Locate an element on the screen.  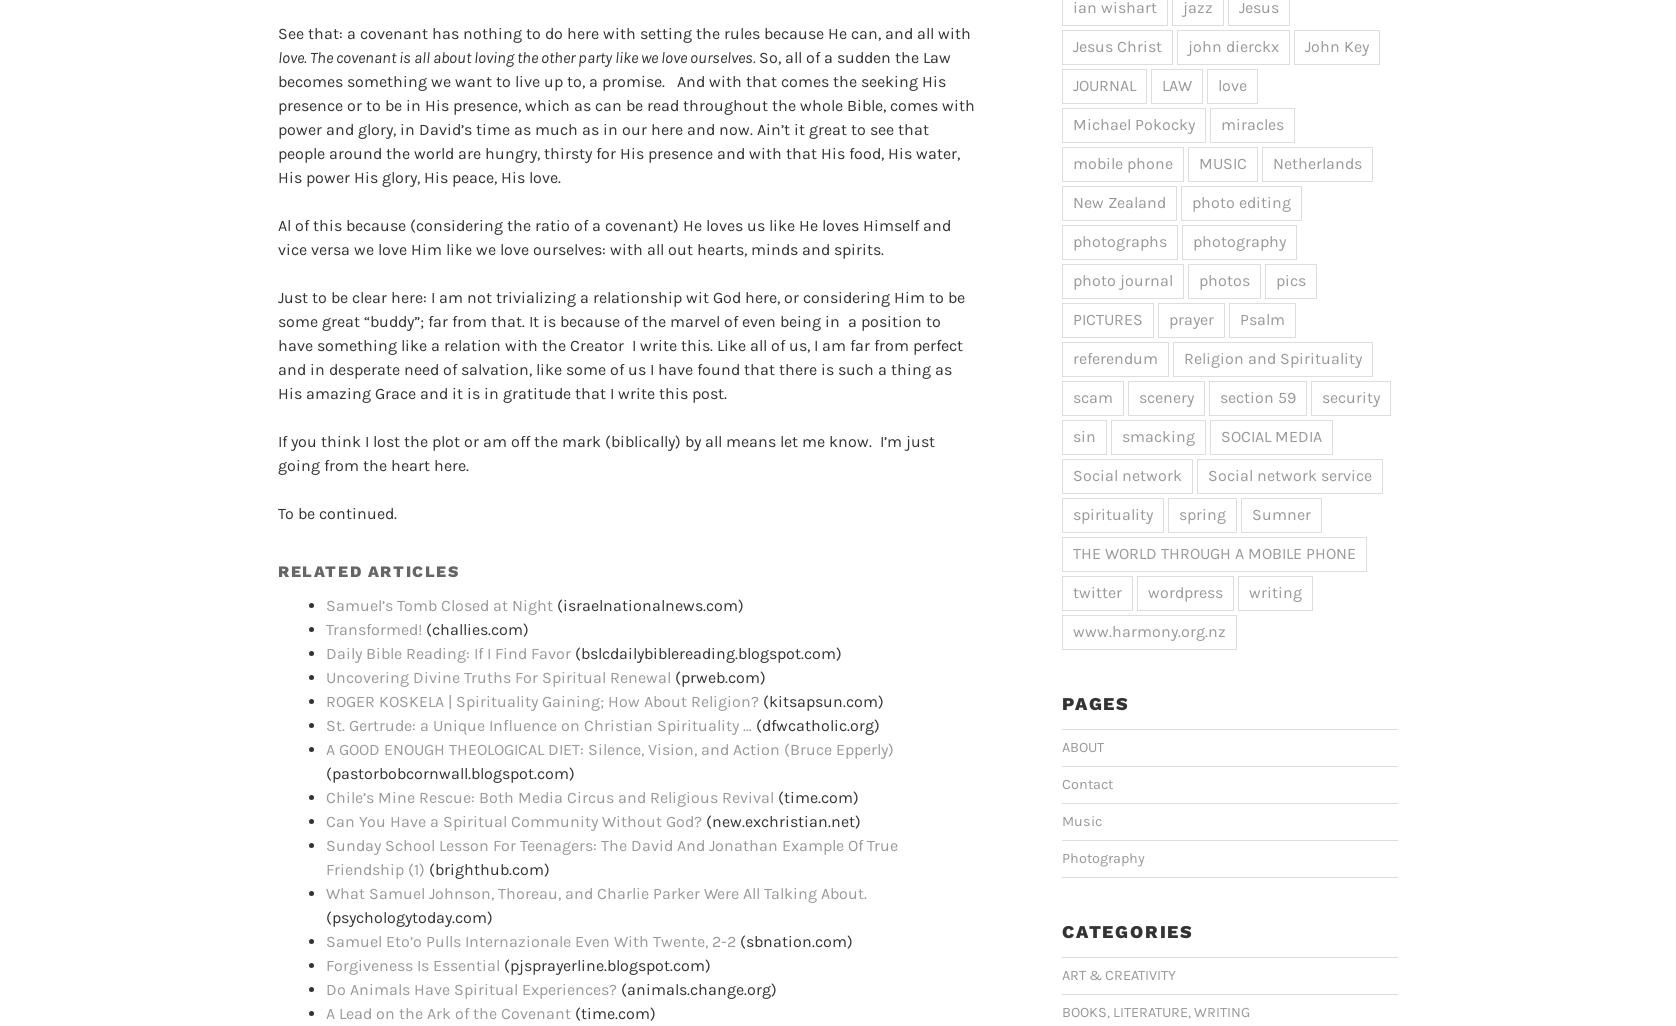
'SOCIAL MEDIA' is located at coordinates (1271, 435).